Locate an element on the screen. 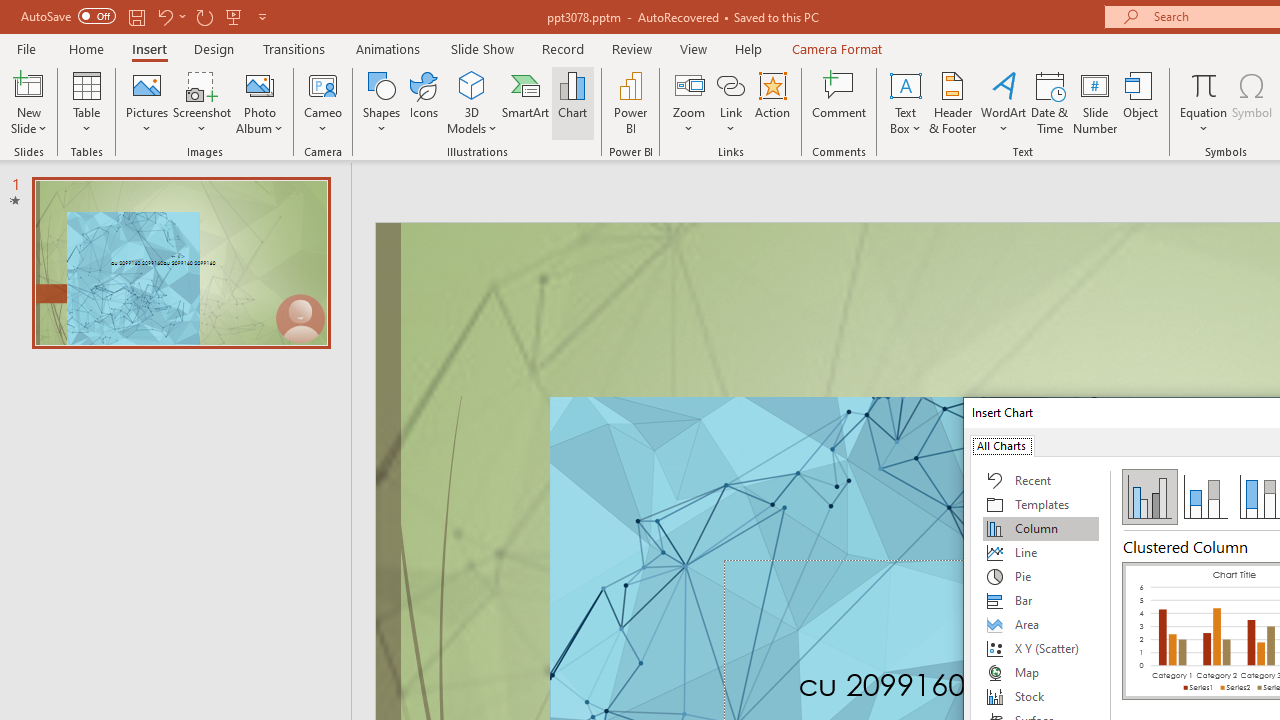  'Comment' is located at coordinates (839, 103).